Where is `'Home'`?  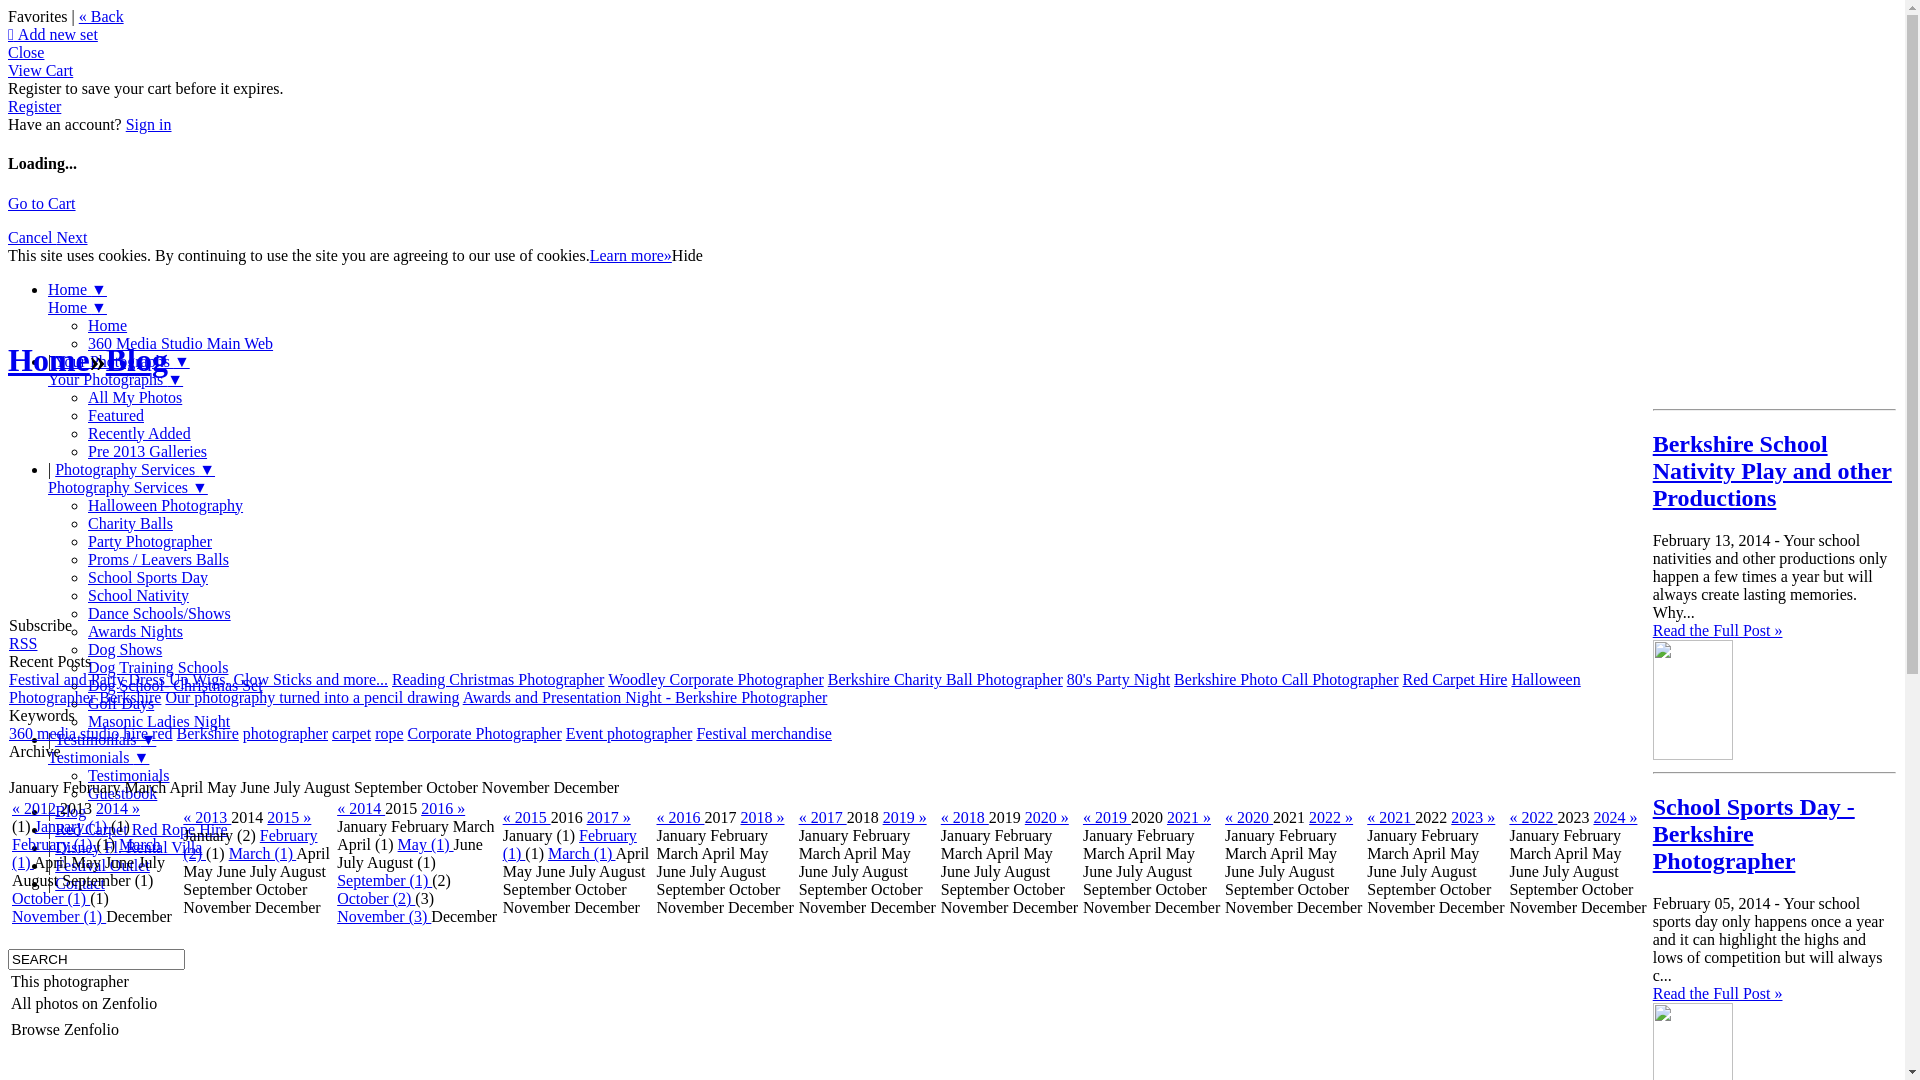
'Home' is located at coordinates (8, 358).